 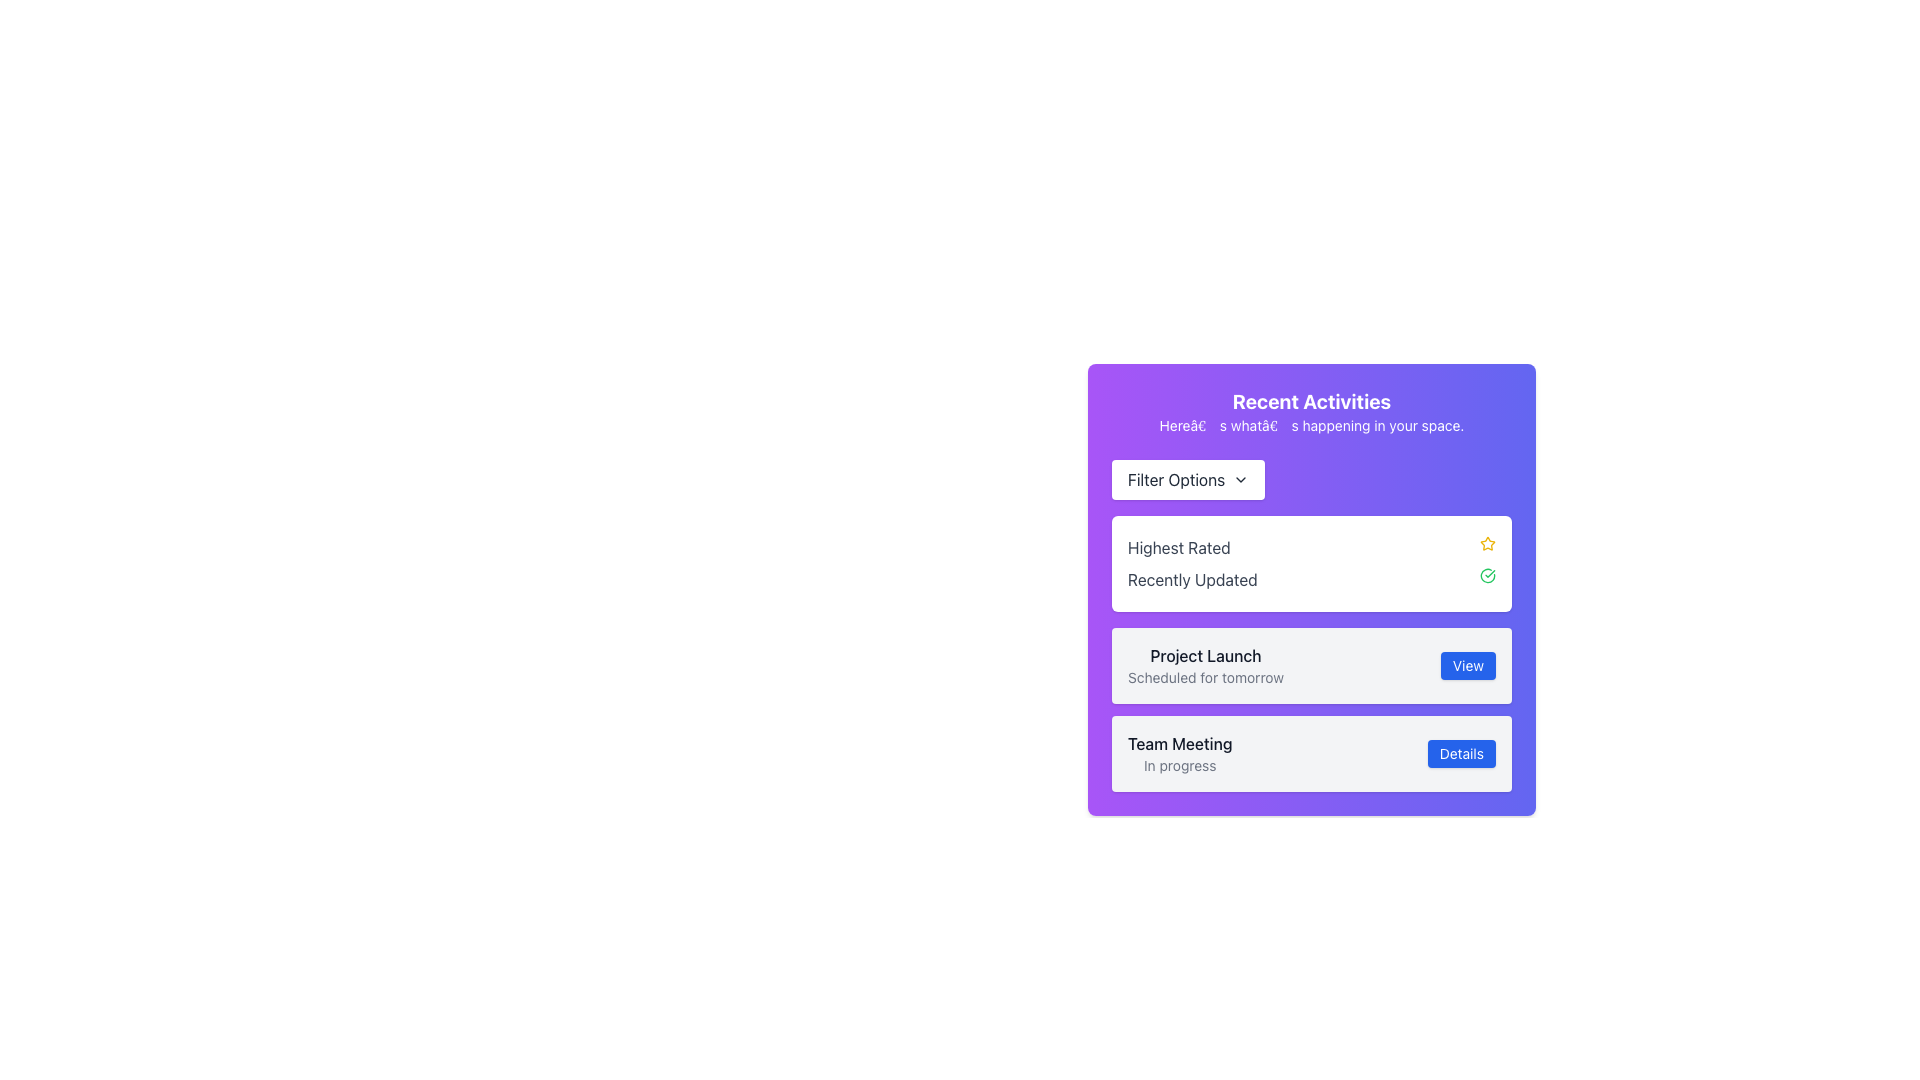 What do you see at coordinates (1311, 424) in the screenshot?
I see `the Static Text Label that serves as a description for the 'Recent Activities' section, located below the header text 'Recent Activities'` at bounding box center [1311, 424].